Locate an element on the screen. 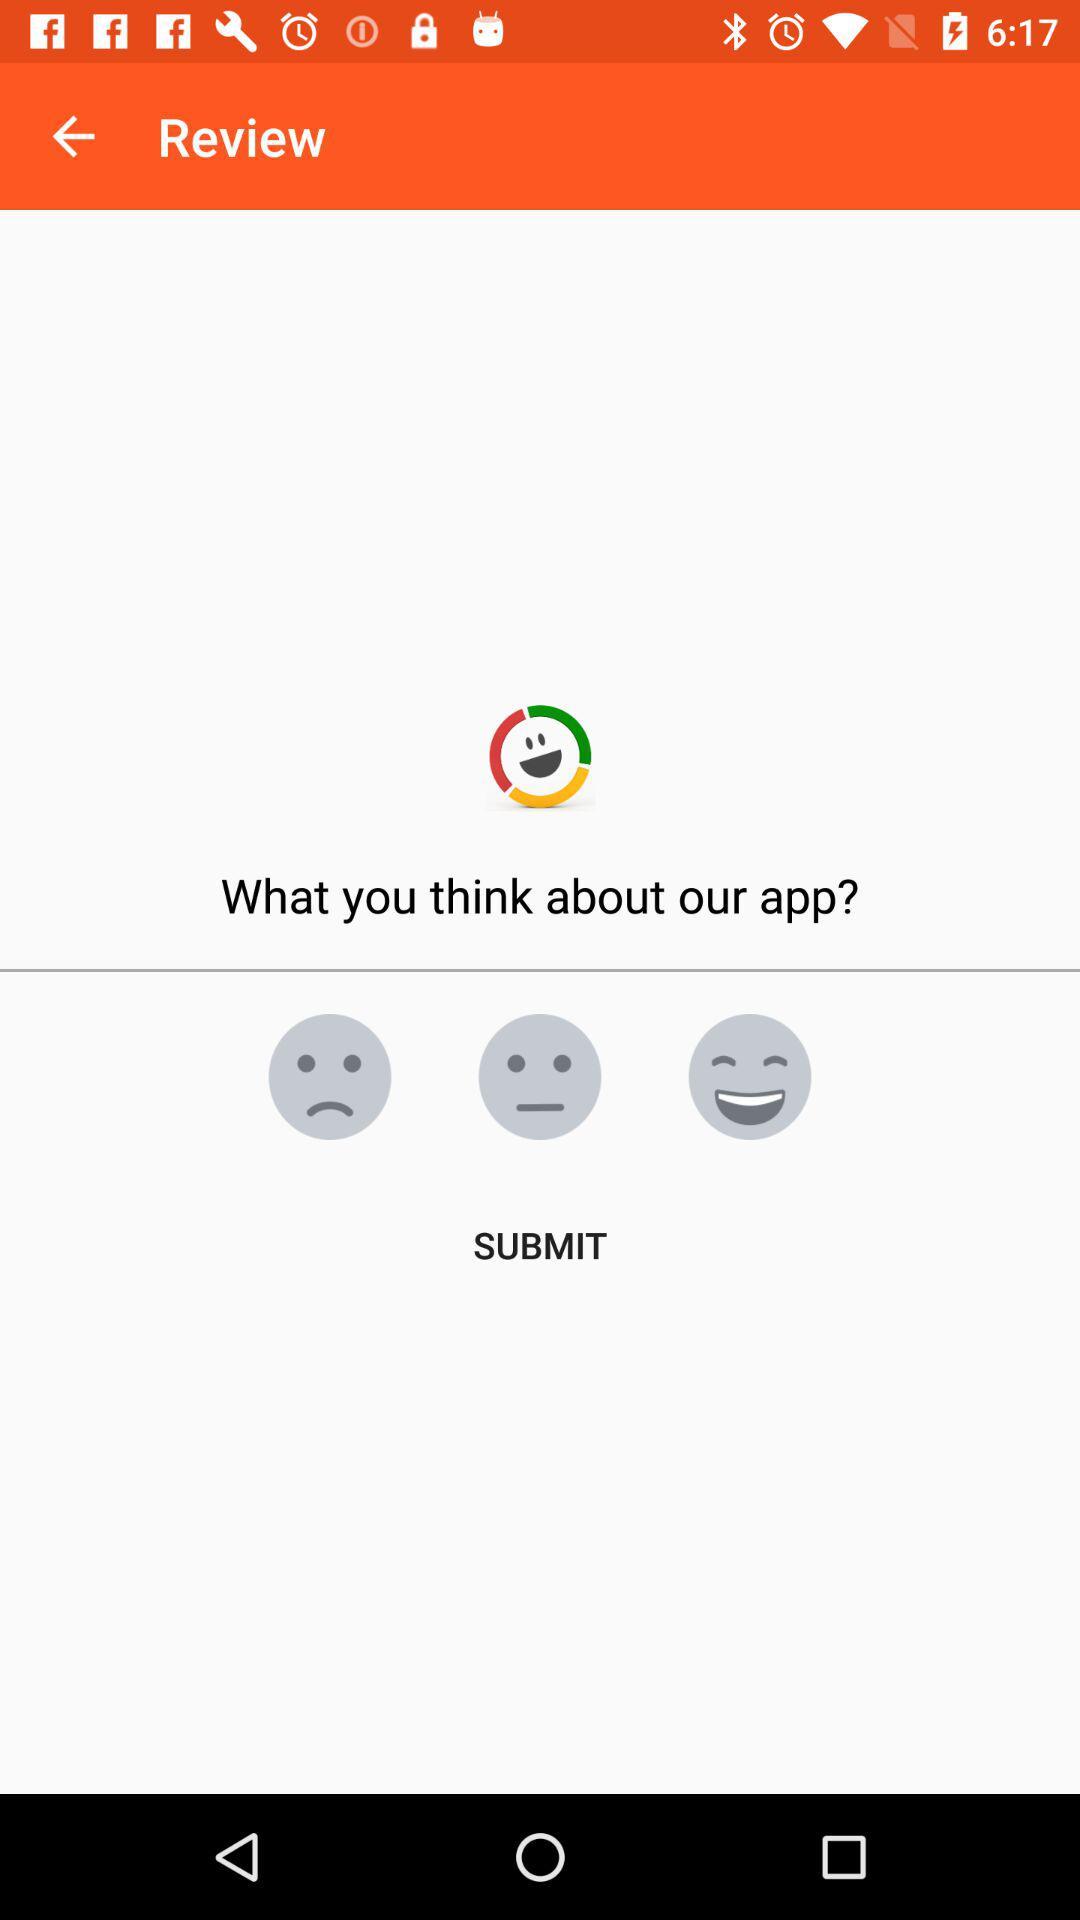 The height and width of the screenshot is (1920, 1080). the emoji icon is located at coordinates (749, 1075).